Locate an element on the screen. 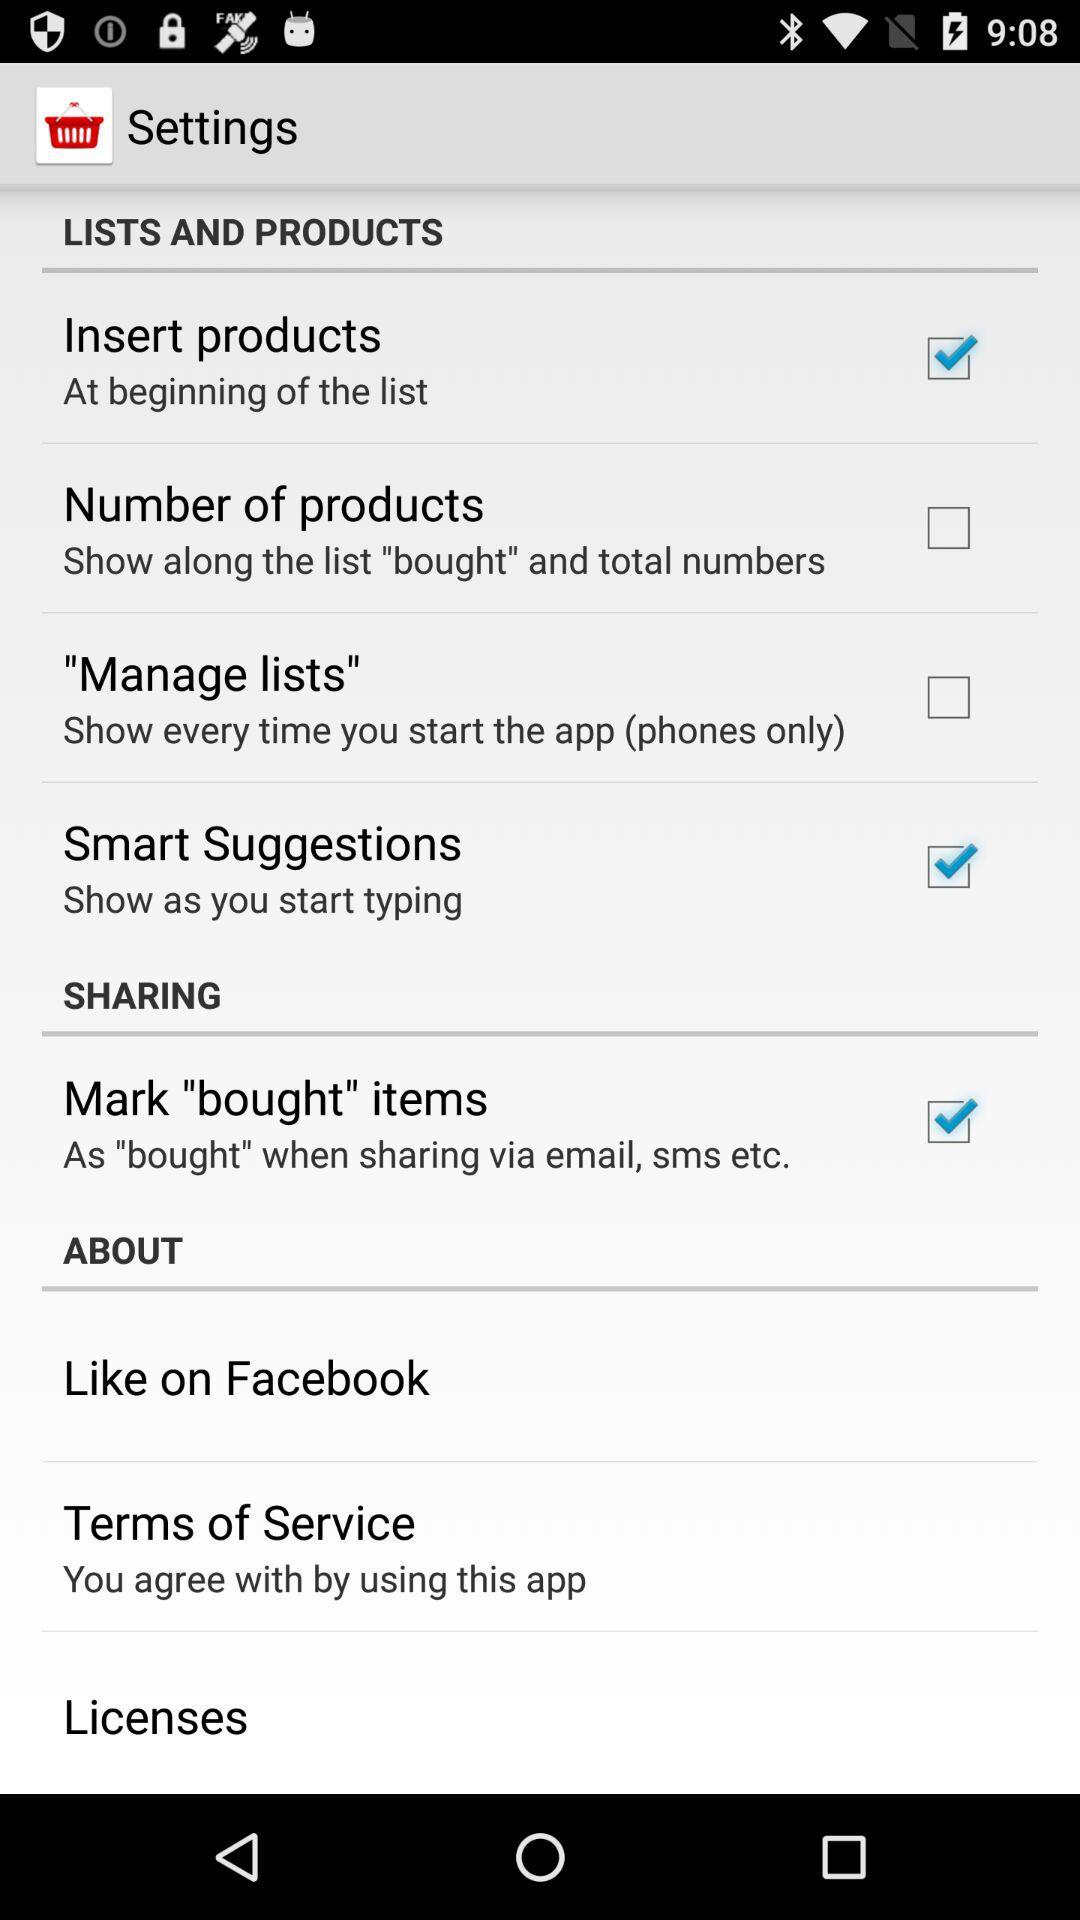  the as bought when icon is located at coordinates (426, 1153).